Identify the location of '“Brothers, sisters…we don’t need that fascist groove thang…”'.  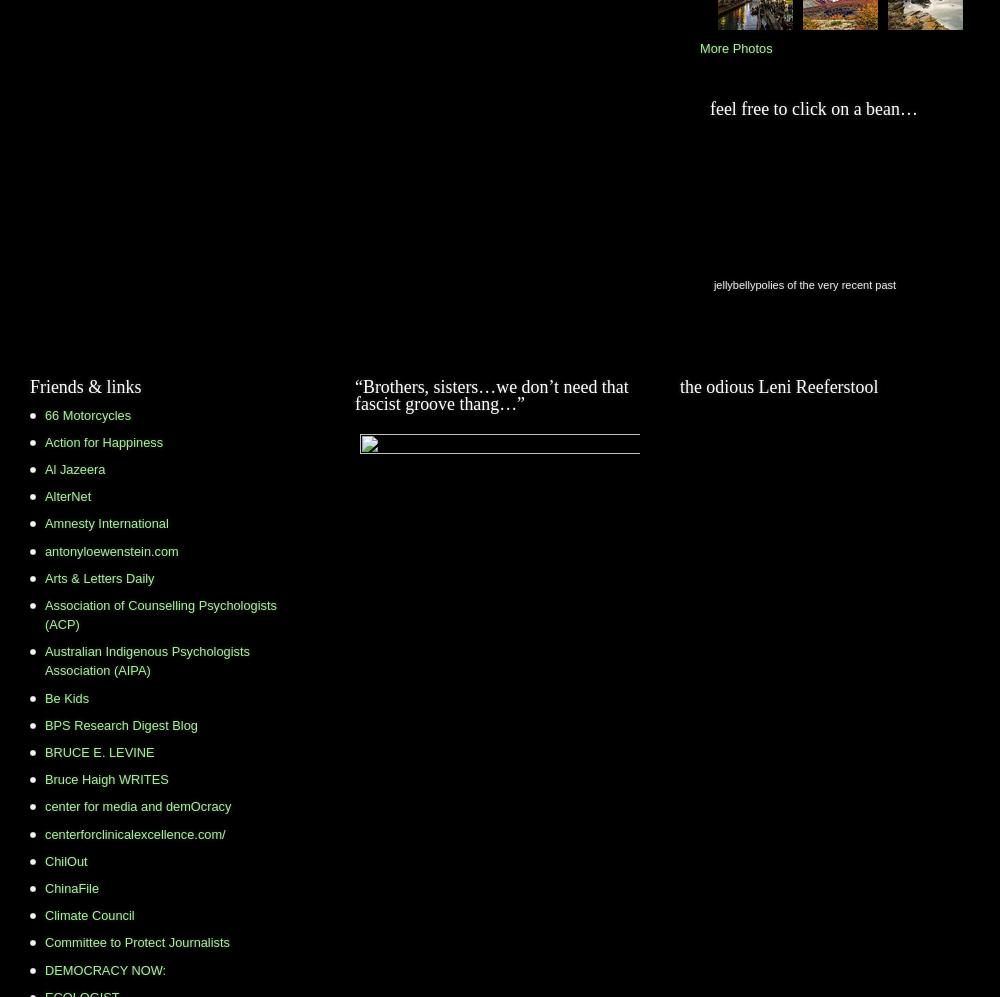
(354, 395).